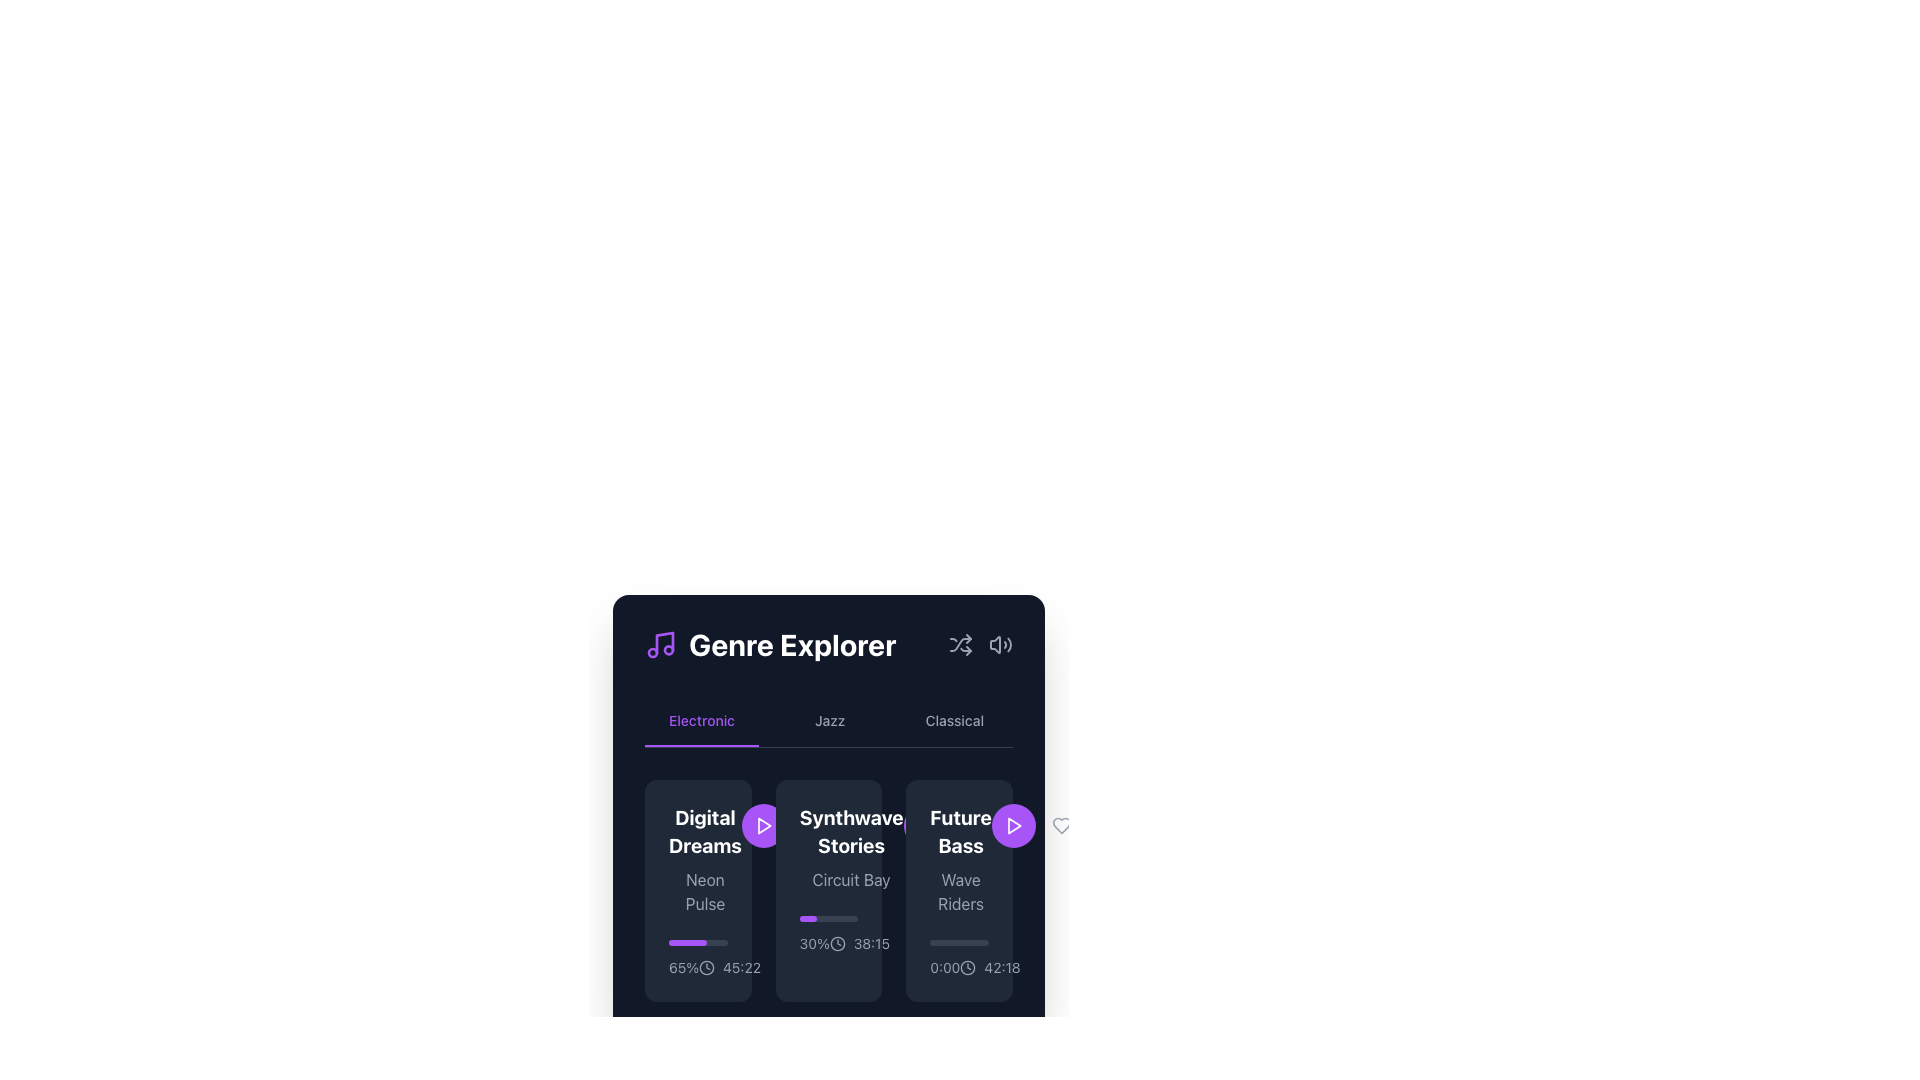 This screenshot has width=1920, height=1080. Describe the element at coordinates (1013, 825) in the screenshot. I see `the circular purple button with a white triangular play icon to play the associated content, located next to the 'Future Bass' card in the genre explorer interface` at that location.